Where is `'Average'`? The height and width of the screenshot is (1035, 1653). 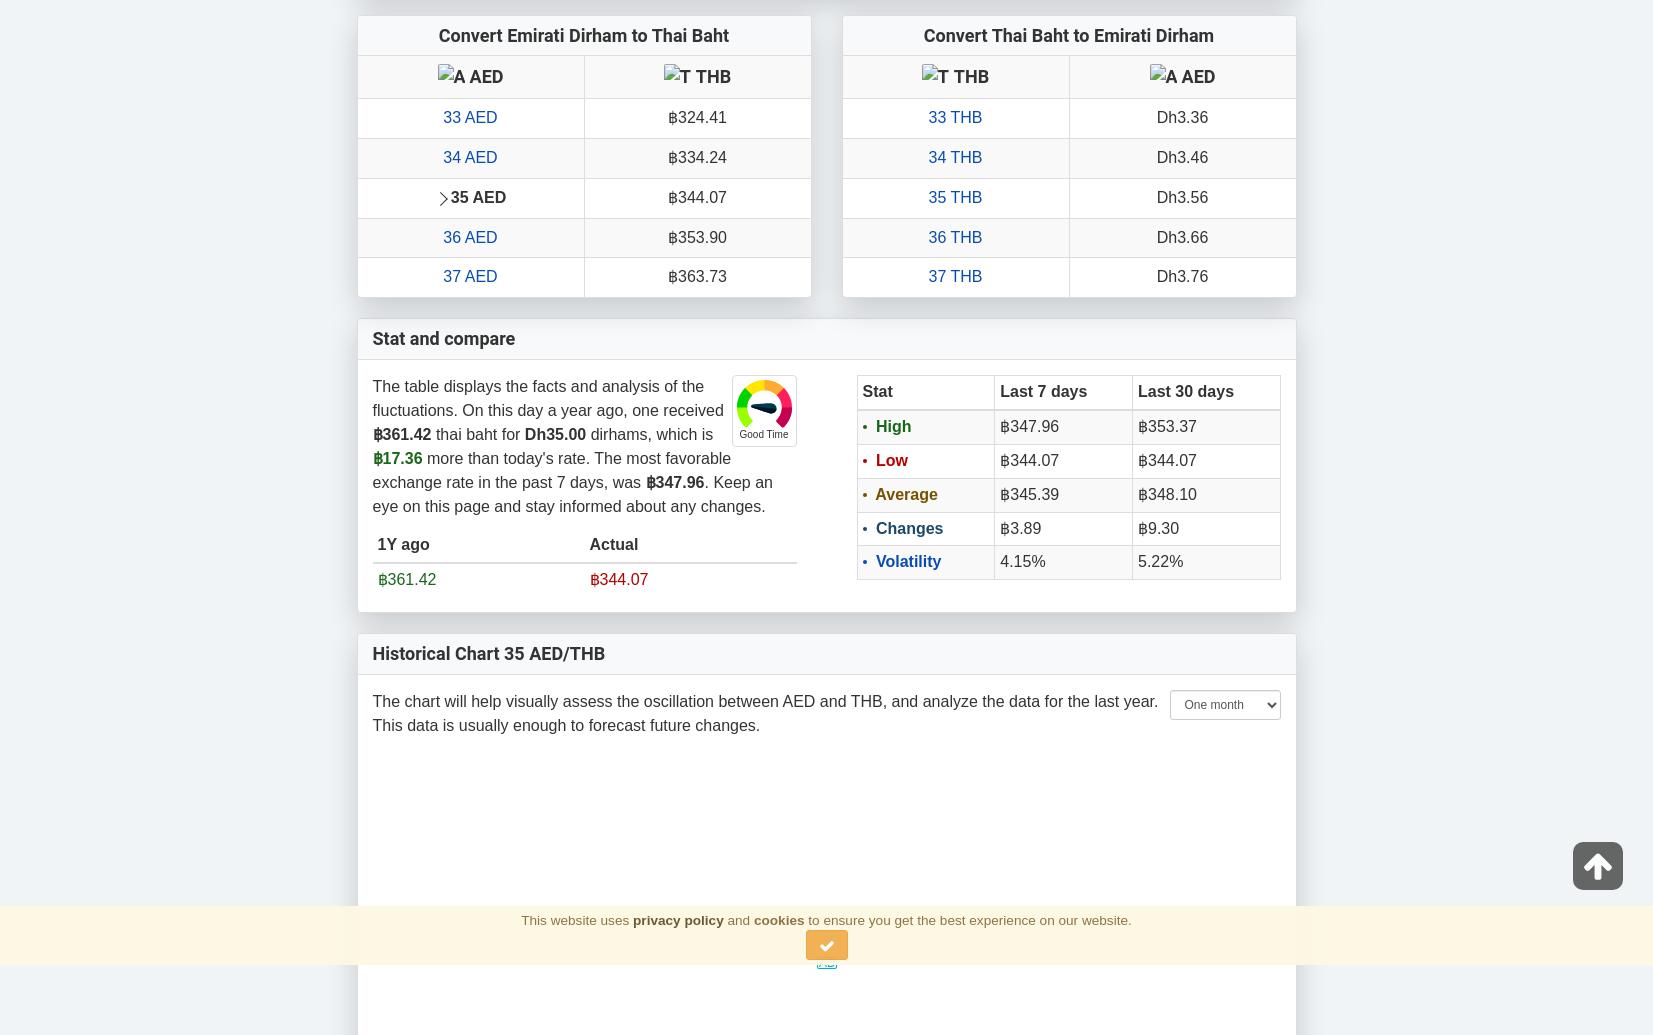 'Average' is located at coordinates (904, 493).